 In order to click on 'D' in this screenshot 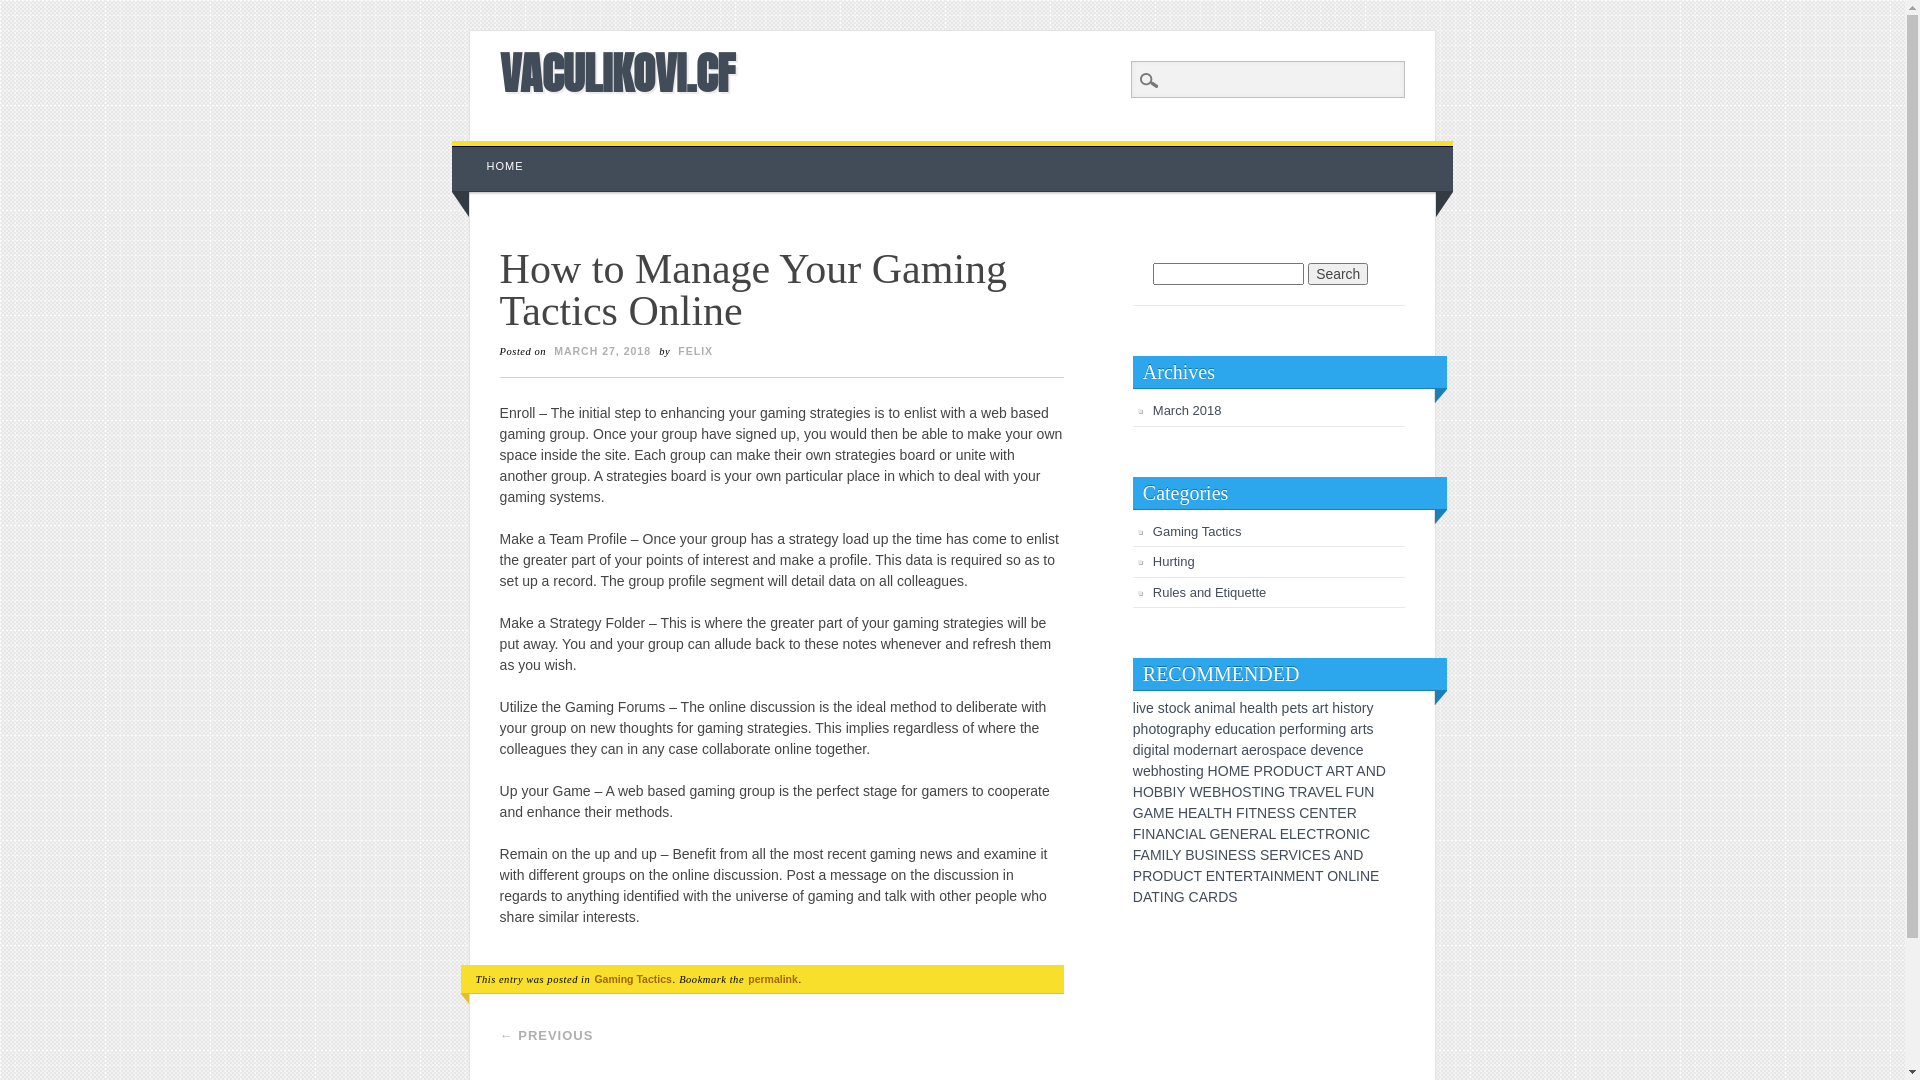, I will do `click(1167, 874)`.